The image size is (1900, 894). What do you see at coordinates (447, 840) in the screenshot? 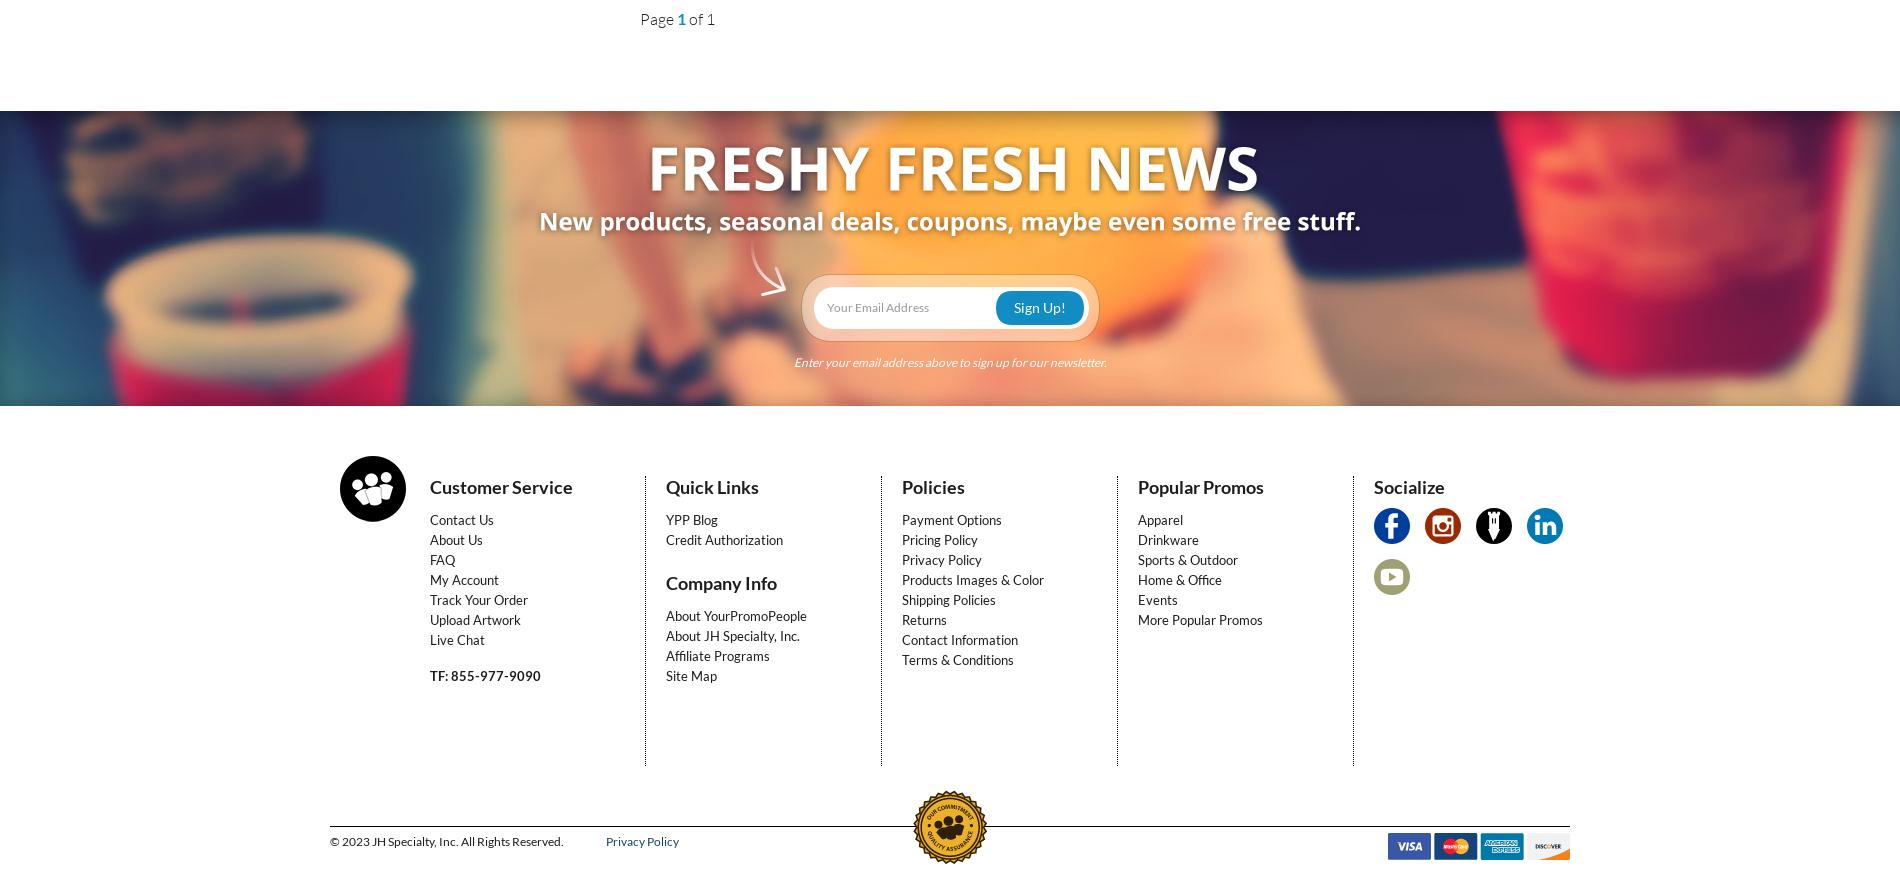
I see `'© 2023 JH Specialty, Inc. All Rights Reserved.'` at bounding box center [447, 840].